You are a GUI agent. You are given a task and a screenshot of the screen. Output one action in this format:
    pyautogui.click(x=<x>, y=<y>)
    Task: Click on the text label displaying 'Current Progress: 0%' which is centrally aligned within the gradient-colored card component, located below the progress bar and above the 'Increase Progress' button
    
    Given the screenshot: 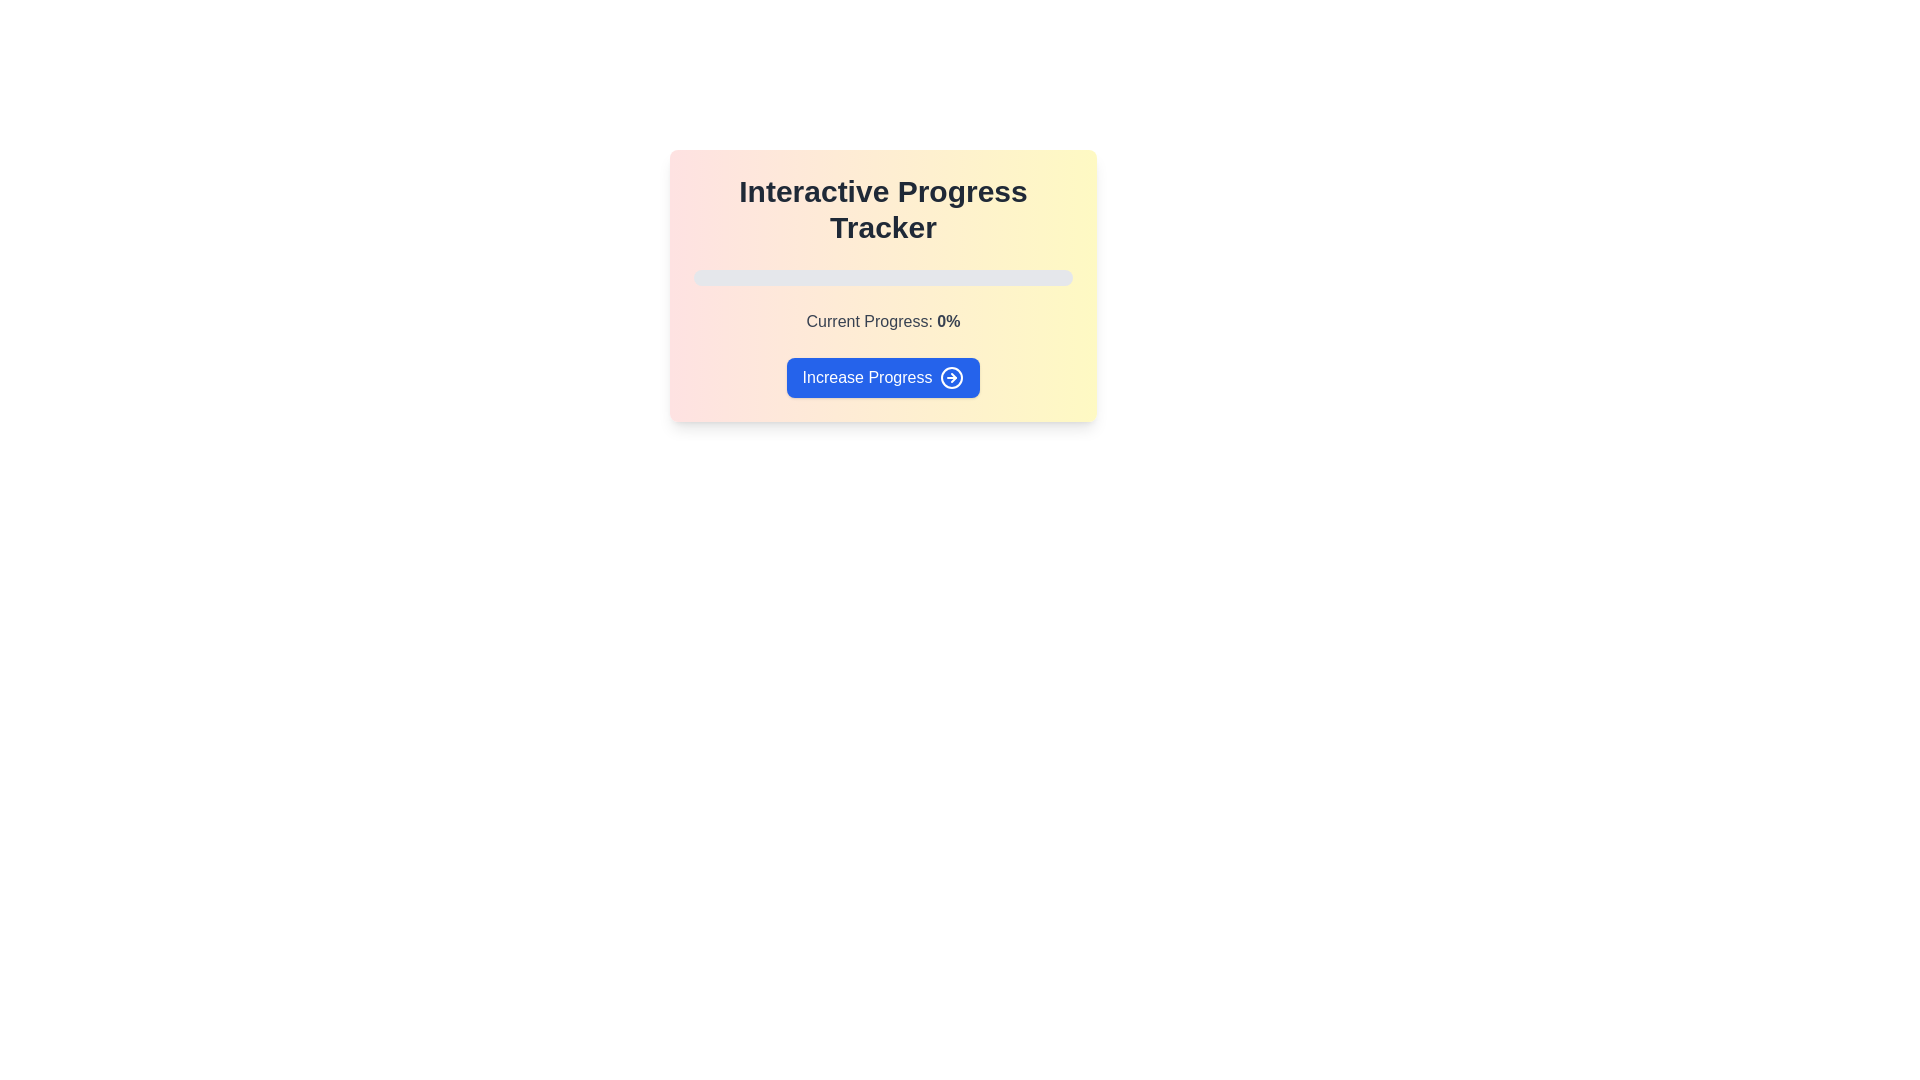 What is the action you would take?
    pyautogui.click(x=882, y=320)
    